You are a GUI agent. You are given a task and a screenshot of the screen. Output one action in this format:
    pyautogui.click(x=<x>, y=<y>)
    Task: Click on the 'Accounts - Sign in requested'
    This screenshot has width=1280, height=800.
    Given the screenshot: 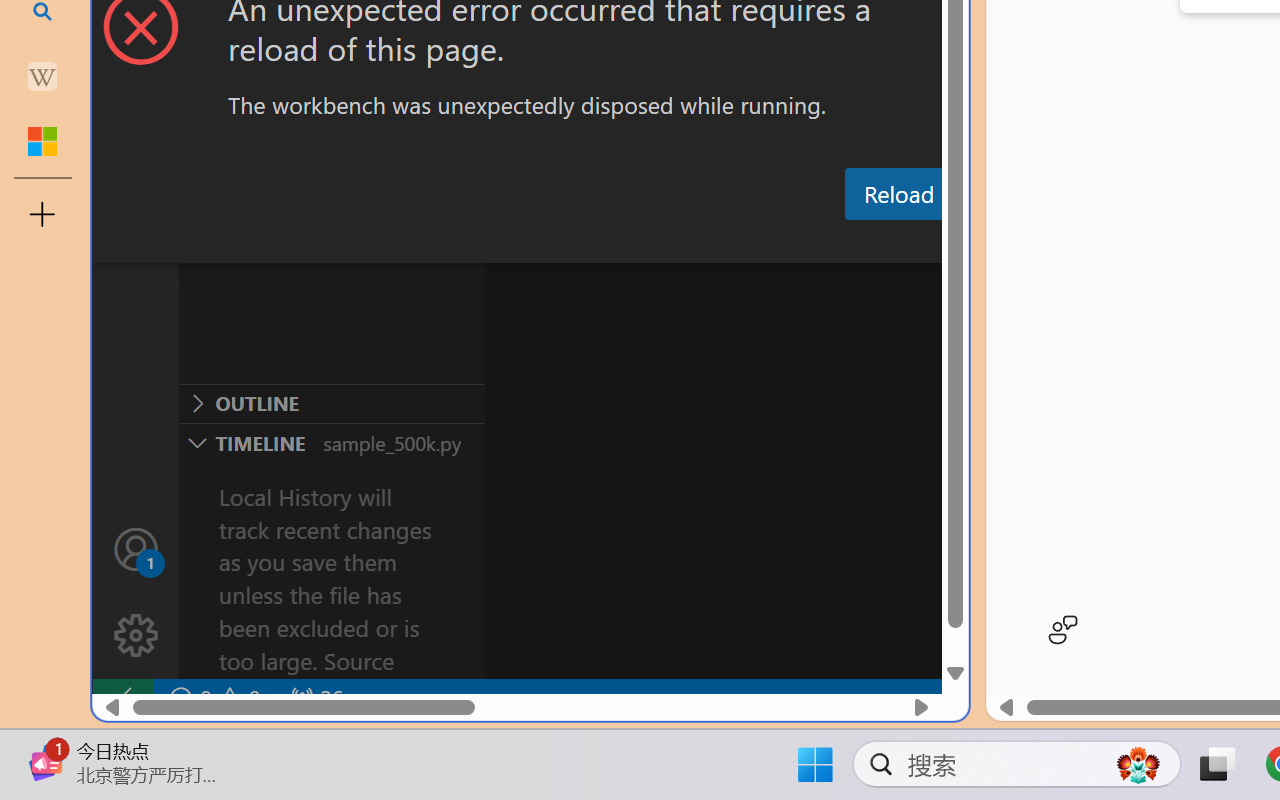 What is the action you would take?
    pyautogui.click(x=134, y=548)
    